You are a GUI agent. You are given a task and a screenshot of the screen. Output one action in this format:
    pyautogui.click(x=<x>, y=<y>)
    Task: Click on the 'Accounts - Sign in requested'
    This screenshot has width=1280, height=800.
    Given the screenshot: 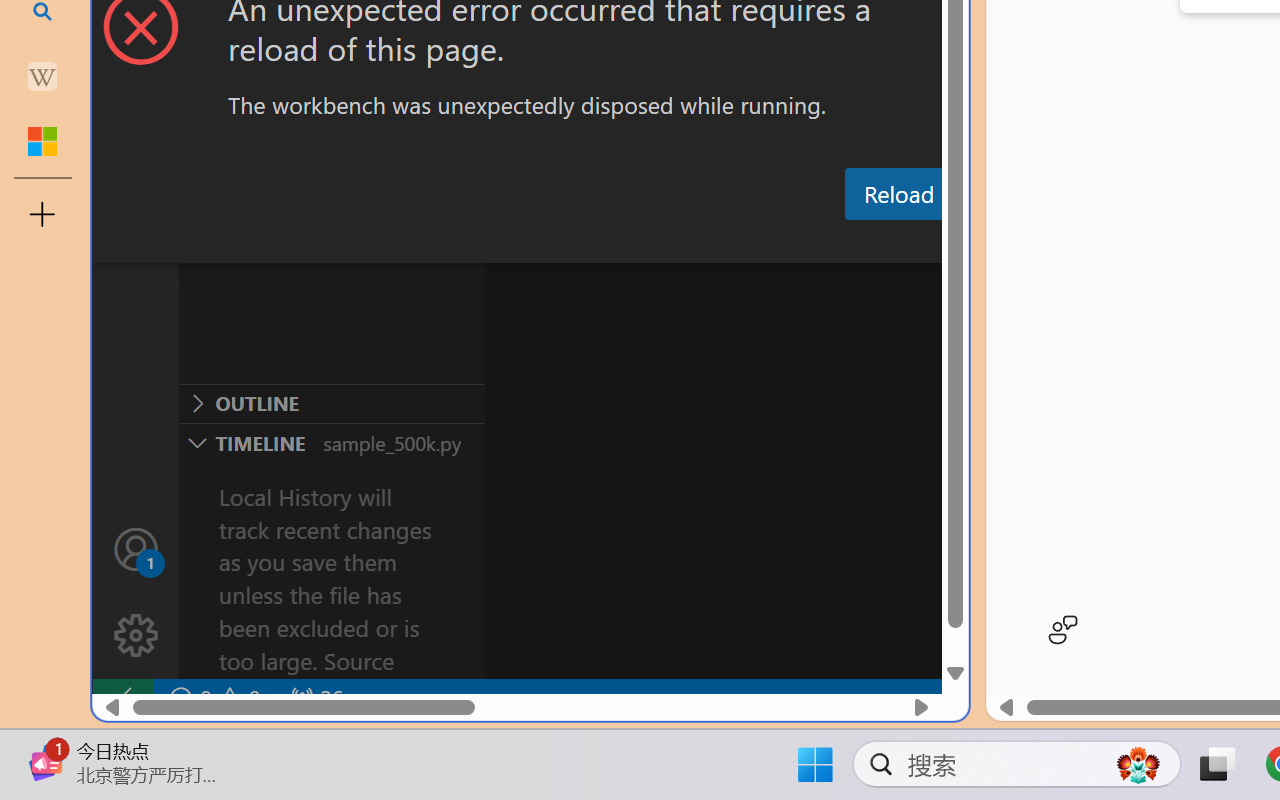 What is the action you would take?
    pyautogui.click(x=134, y=548)
    